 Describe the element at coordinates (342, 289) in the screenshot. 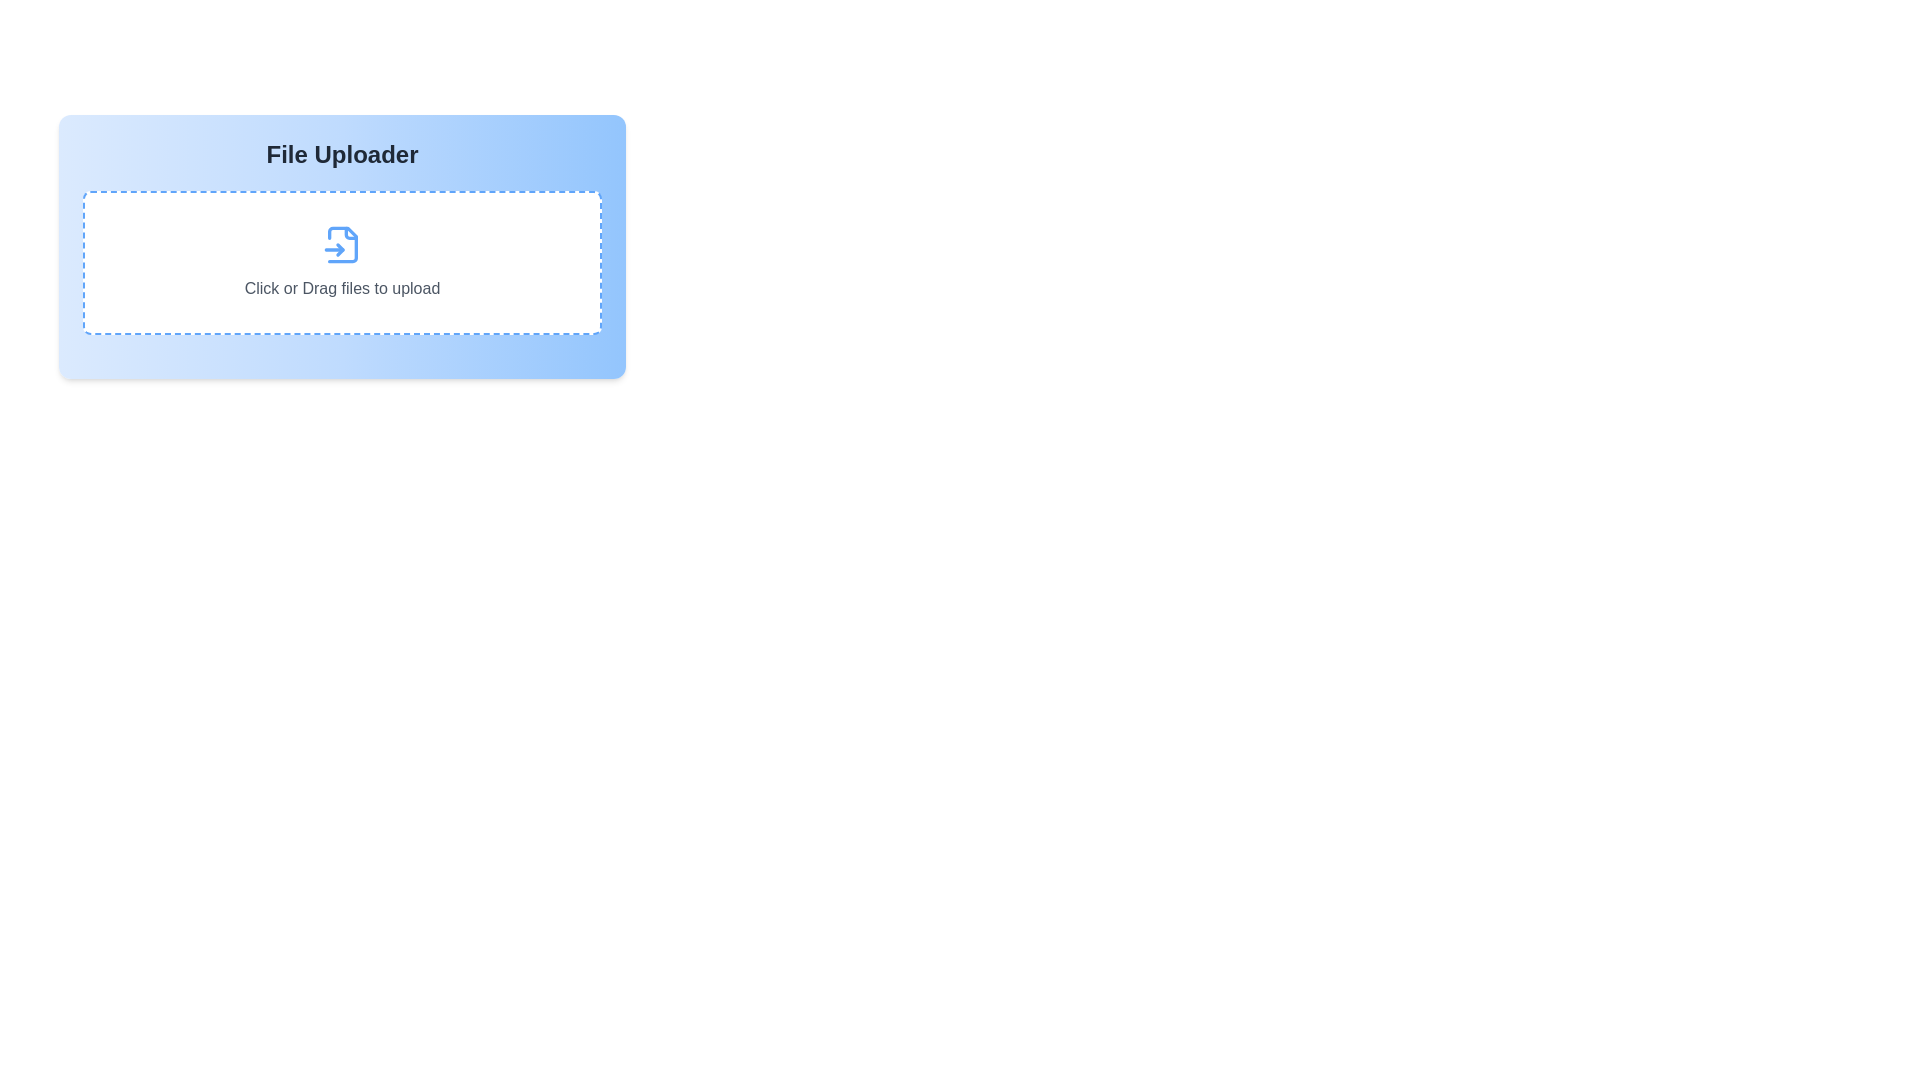

I see `the Helper Text Label that instructs the user to click or drag files for upload, located below the blue file icon within the File Uploader section` at that location.